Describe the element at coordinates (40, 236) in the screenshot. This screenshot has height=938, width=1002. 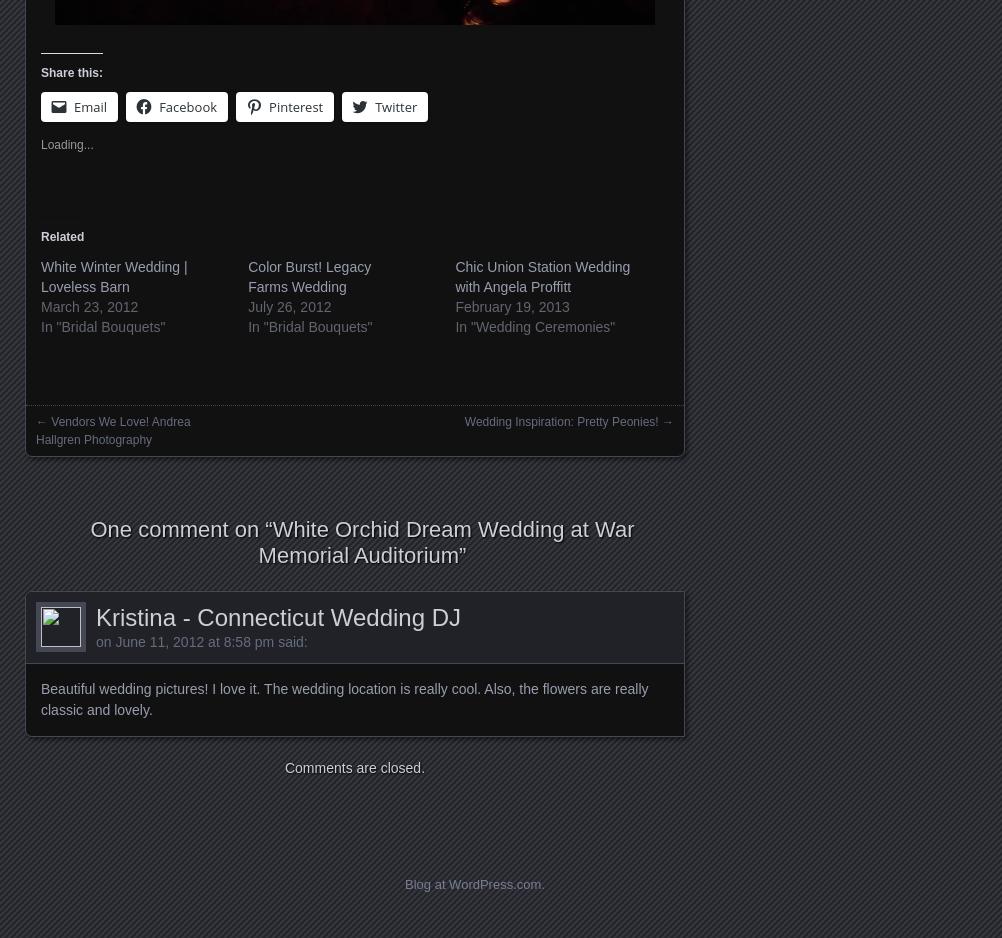
I see `'Related'` at that location.